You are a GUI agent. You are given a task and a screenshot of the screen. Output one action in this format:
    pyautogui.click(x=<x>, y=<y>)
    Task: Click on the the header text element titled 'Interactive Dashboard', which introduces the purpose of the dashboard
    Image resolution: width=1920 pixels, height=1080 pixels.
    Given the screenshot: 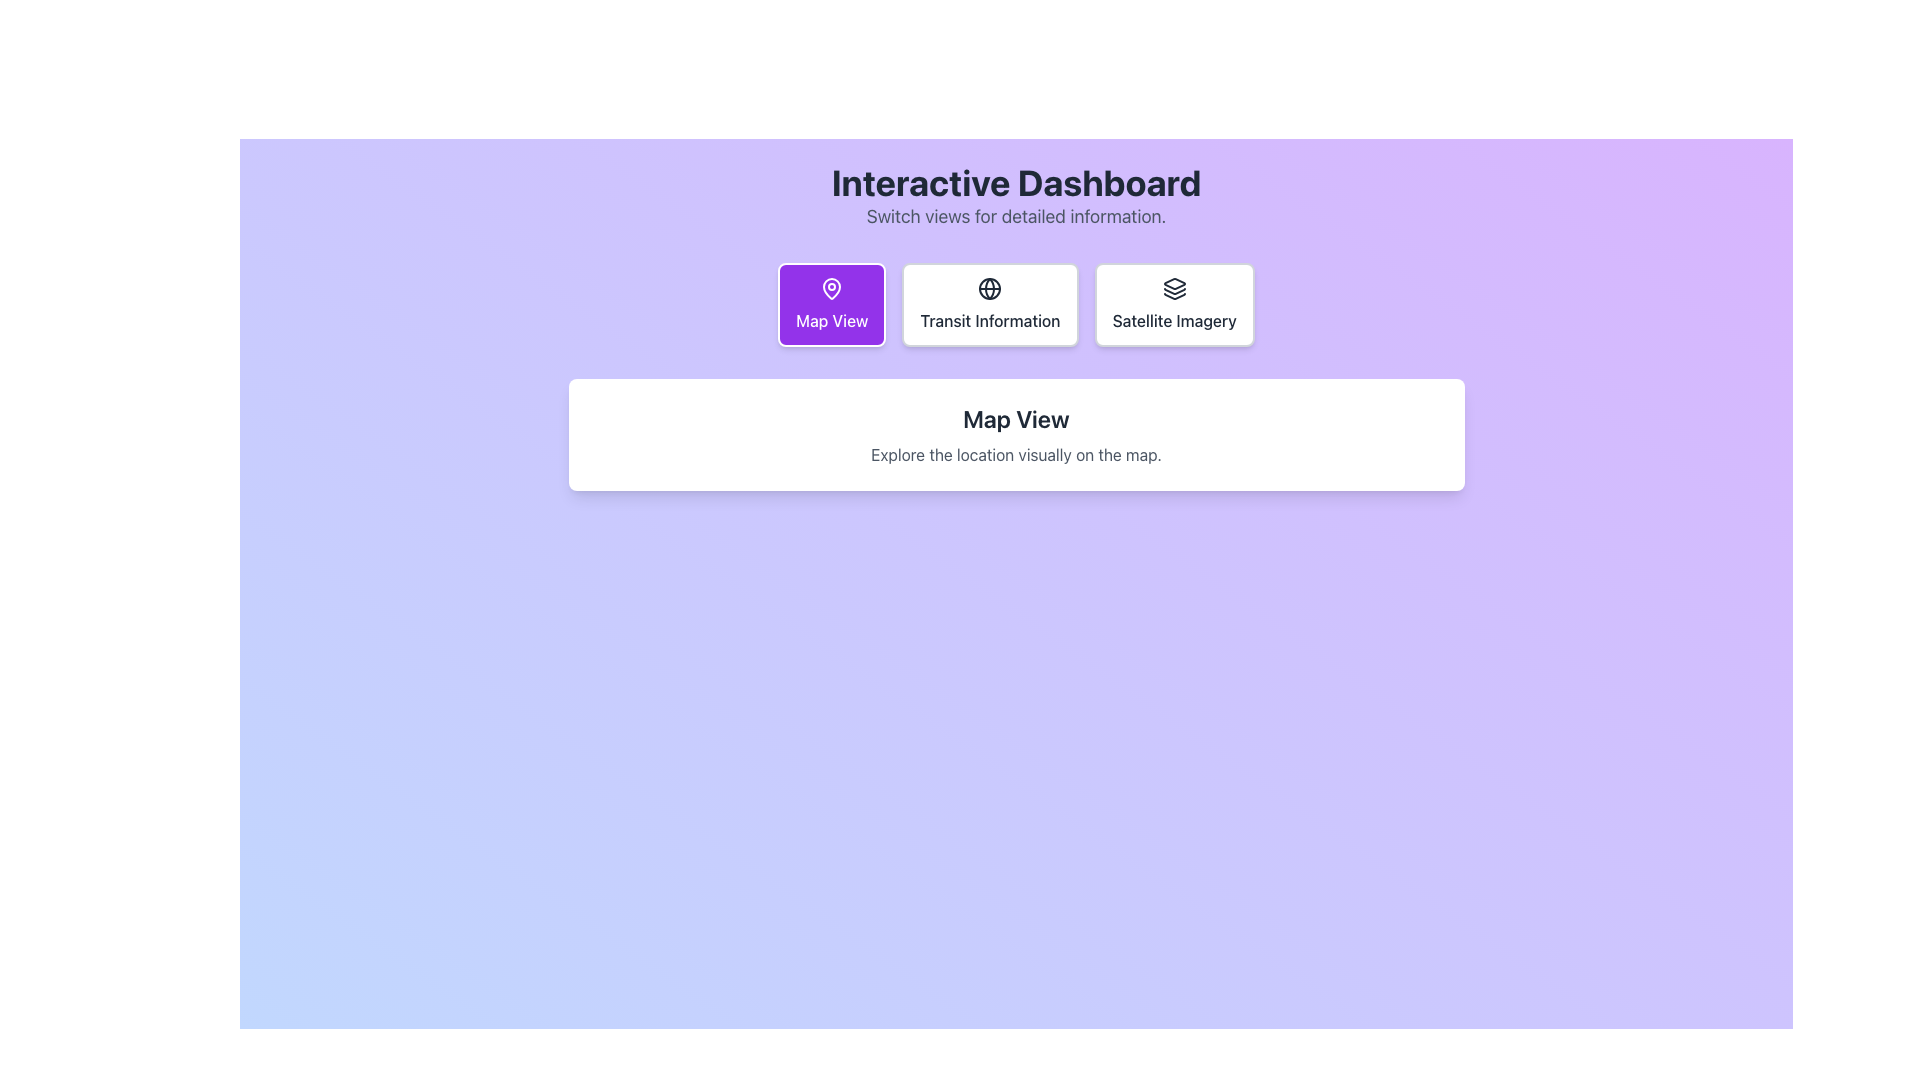 What is the action you would take?
    pyautogui.click(x=1016, y=182)
    